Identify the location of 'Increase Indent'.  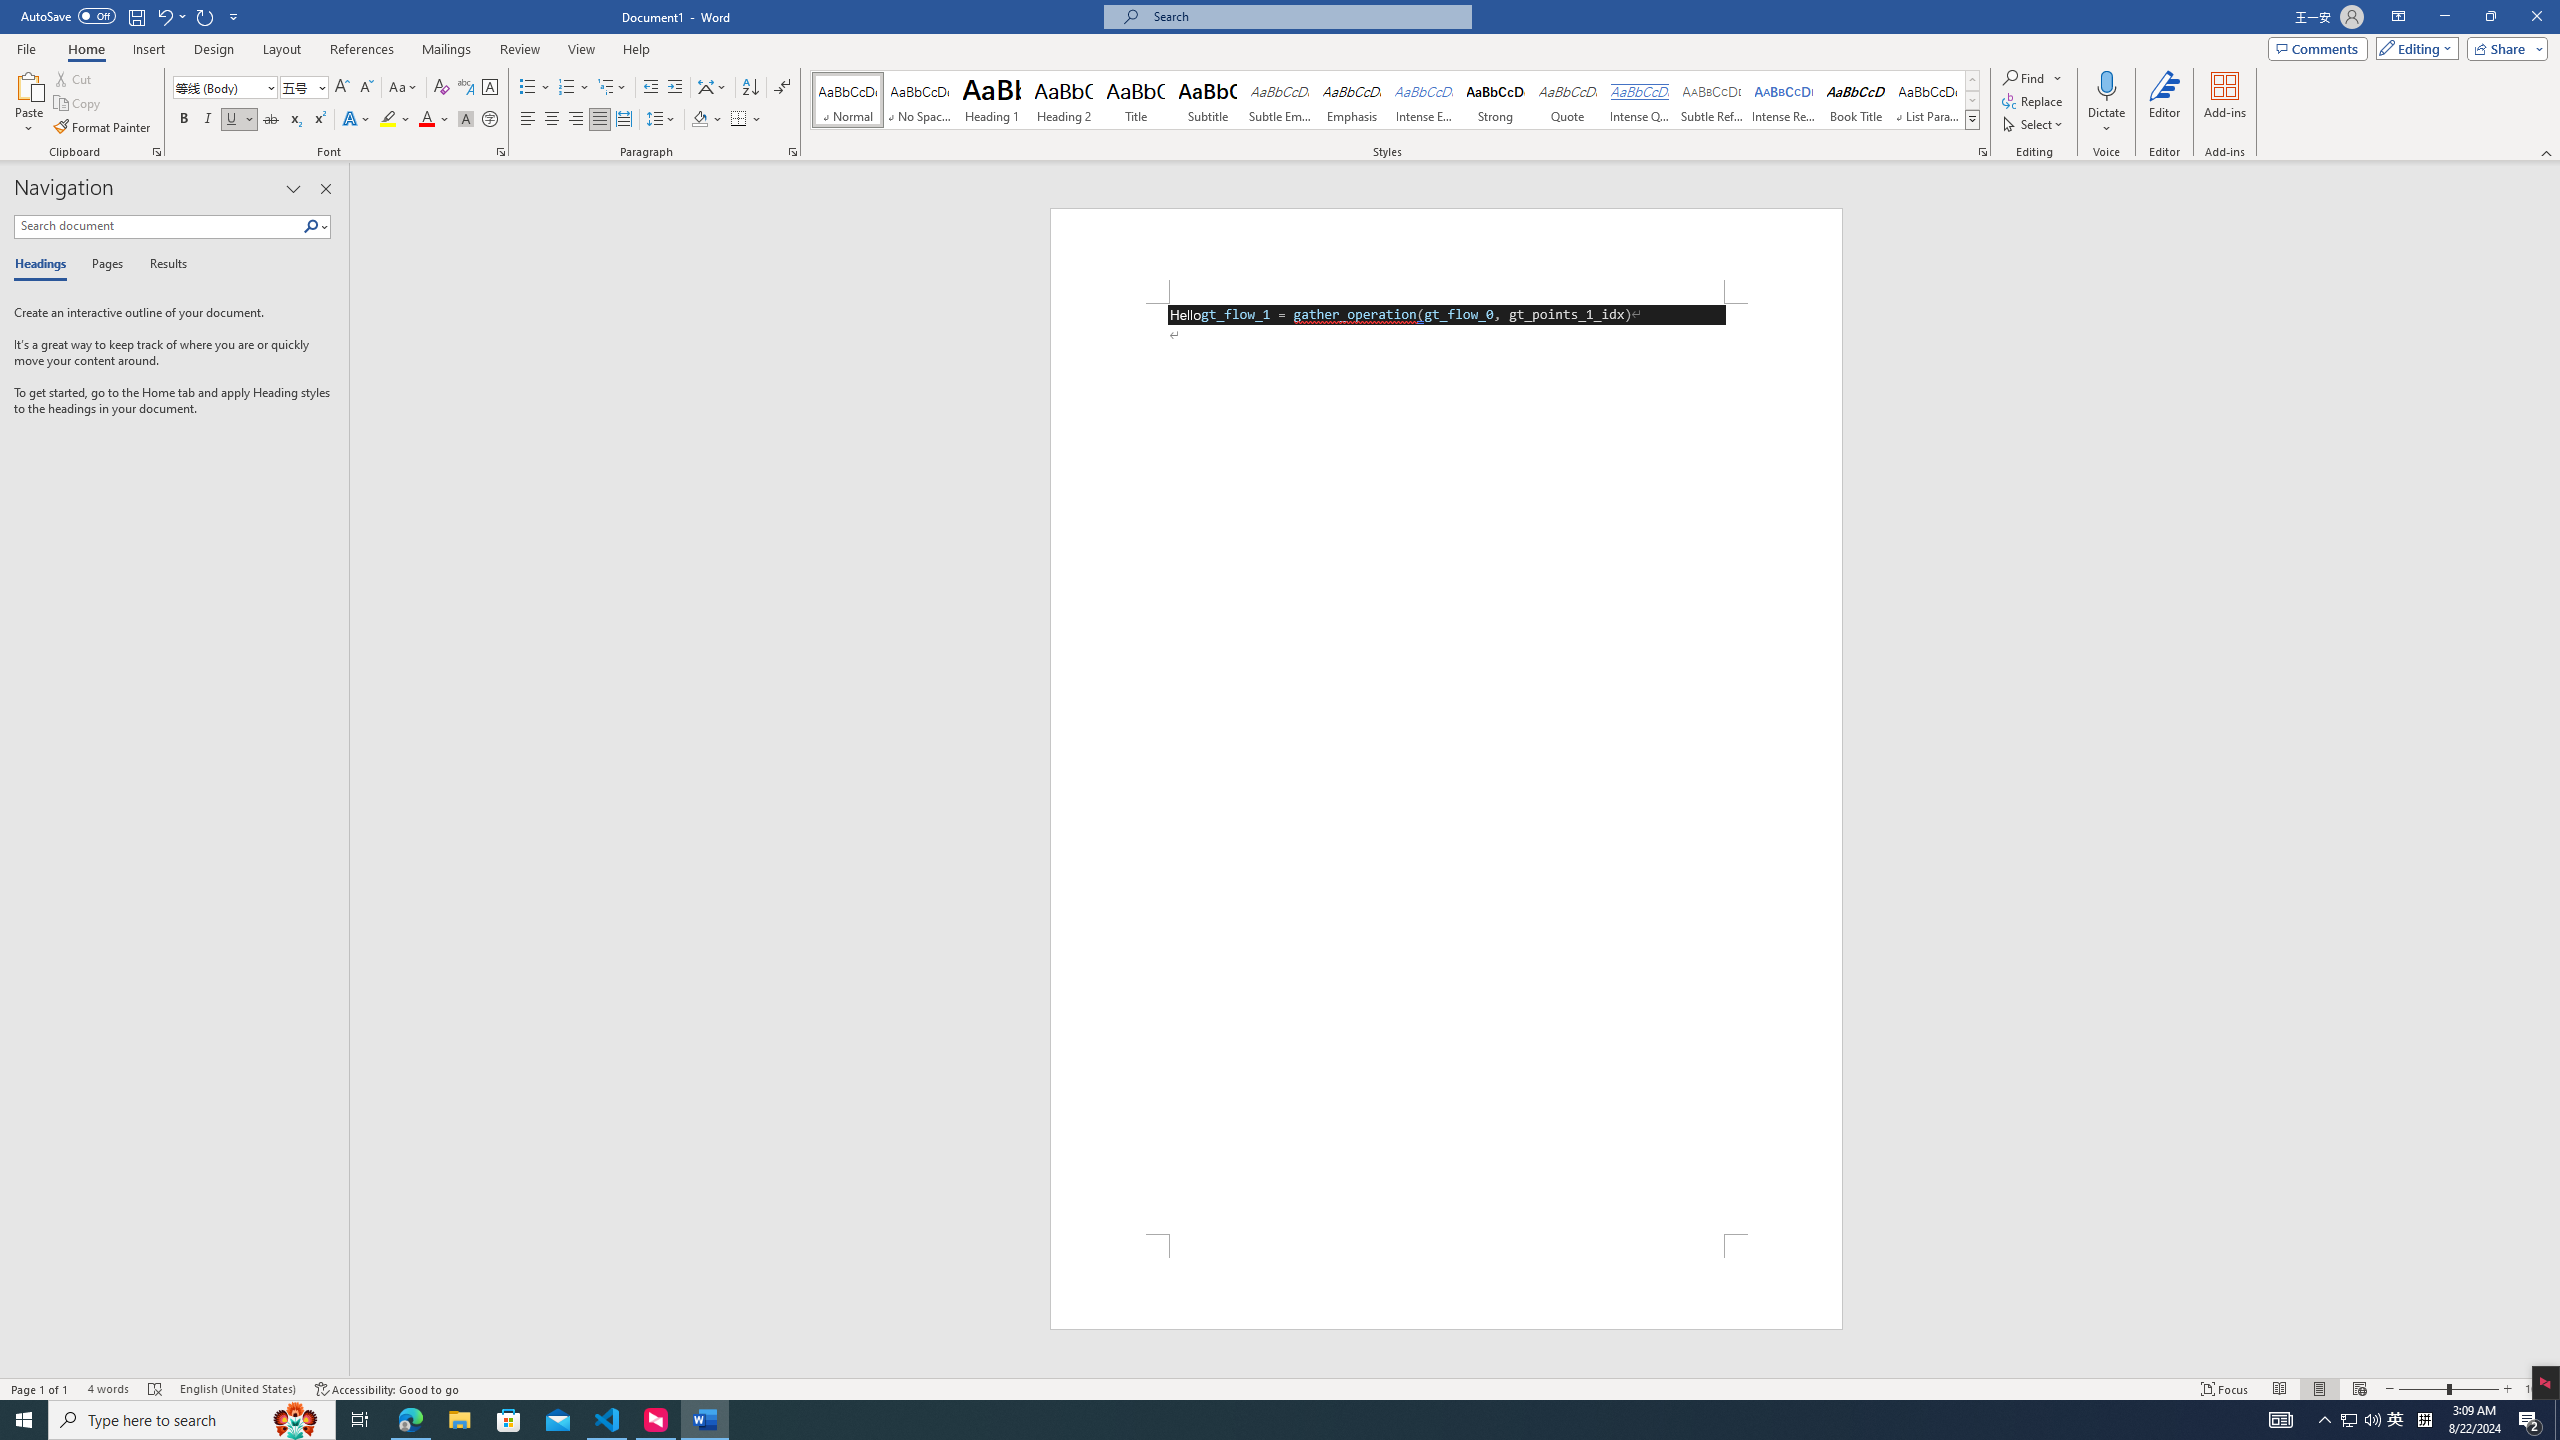
(673, 87).